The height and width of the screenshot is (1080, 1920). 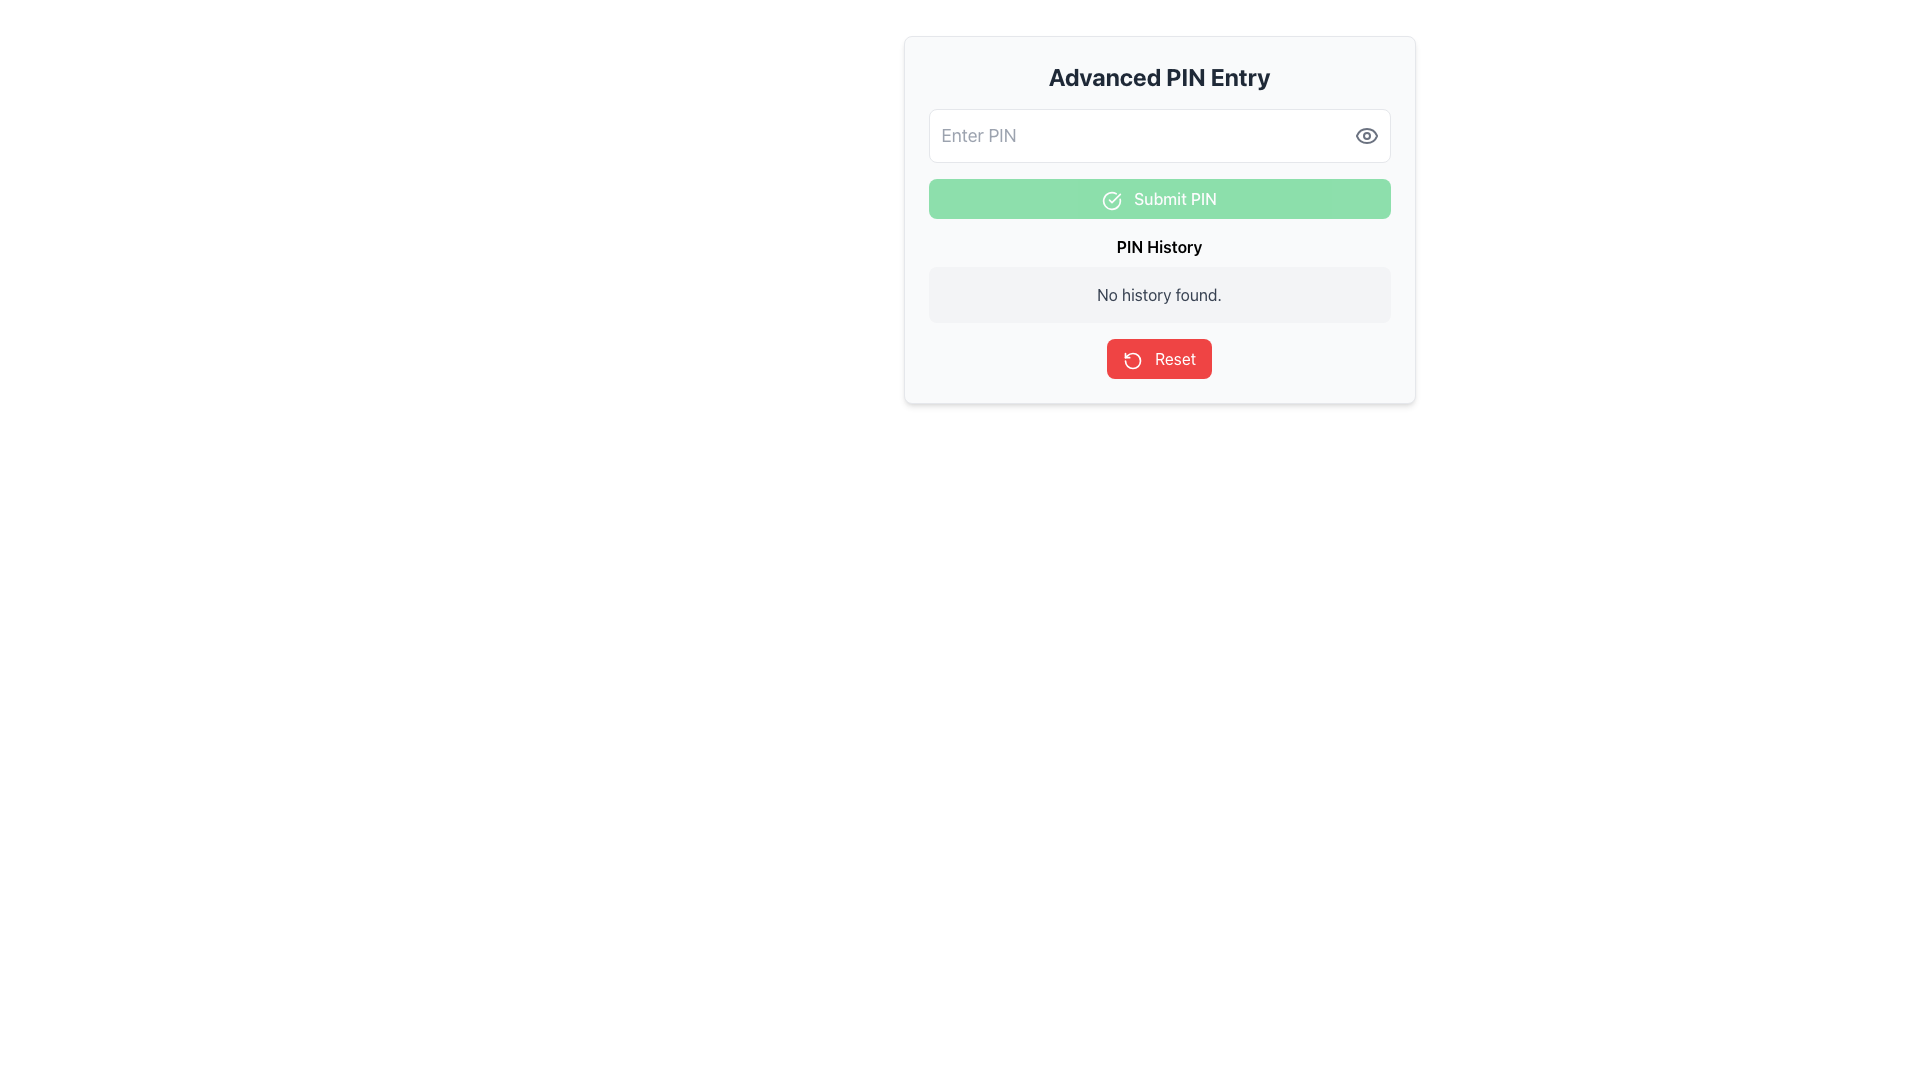 I want to click on the eye icon that represents the visibility toggle for the 'Enter PIN' input field, so click(x=1365, y=135).